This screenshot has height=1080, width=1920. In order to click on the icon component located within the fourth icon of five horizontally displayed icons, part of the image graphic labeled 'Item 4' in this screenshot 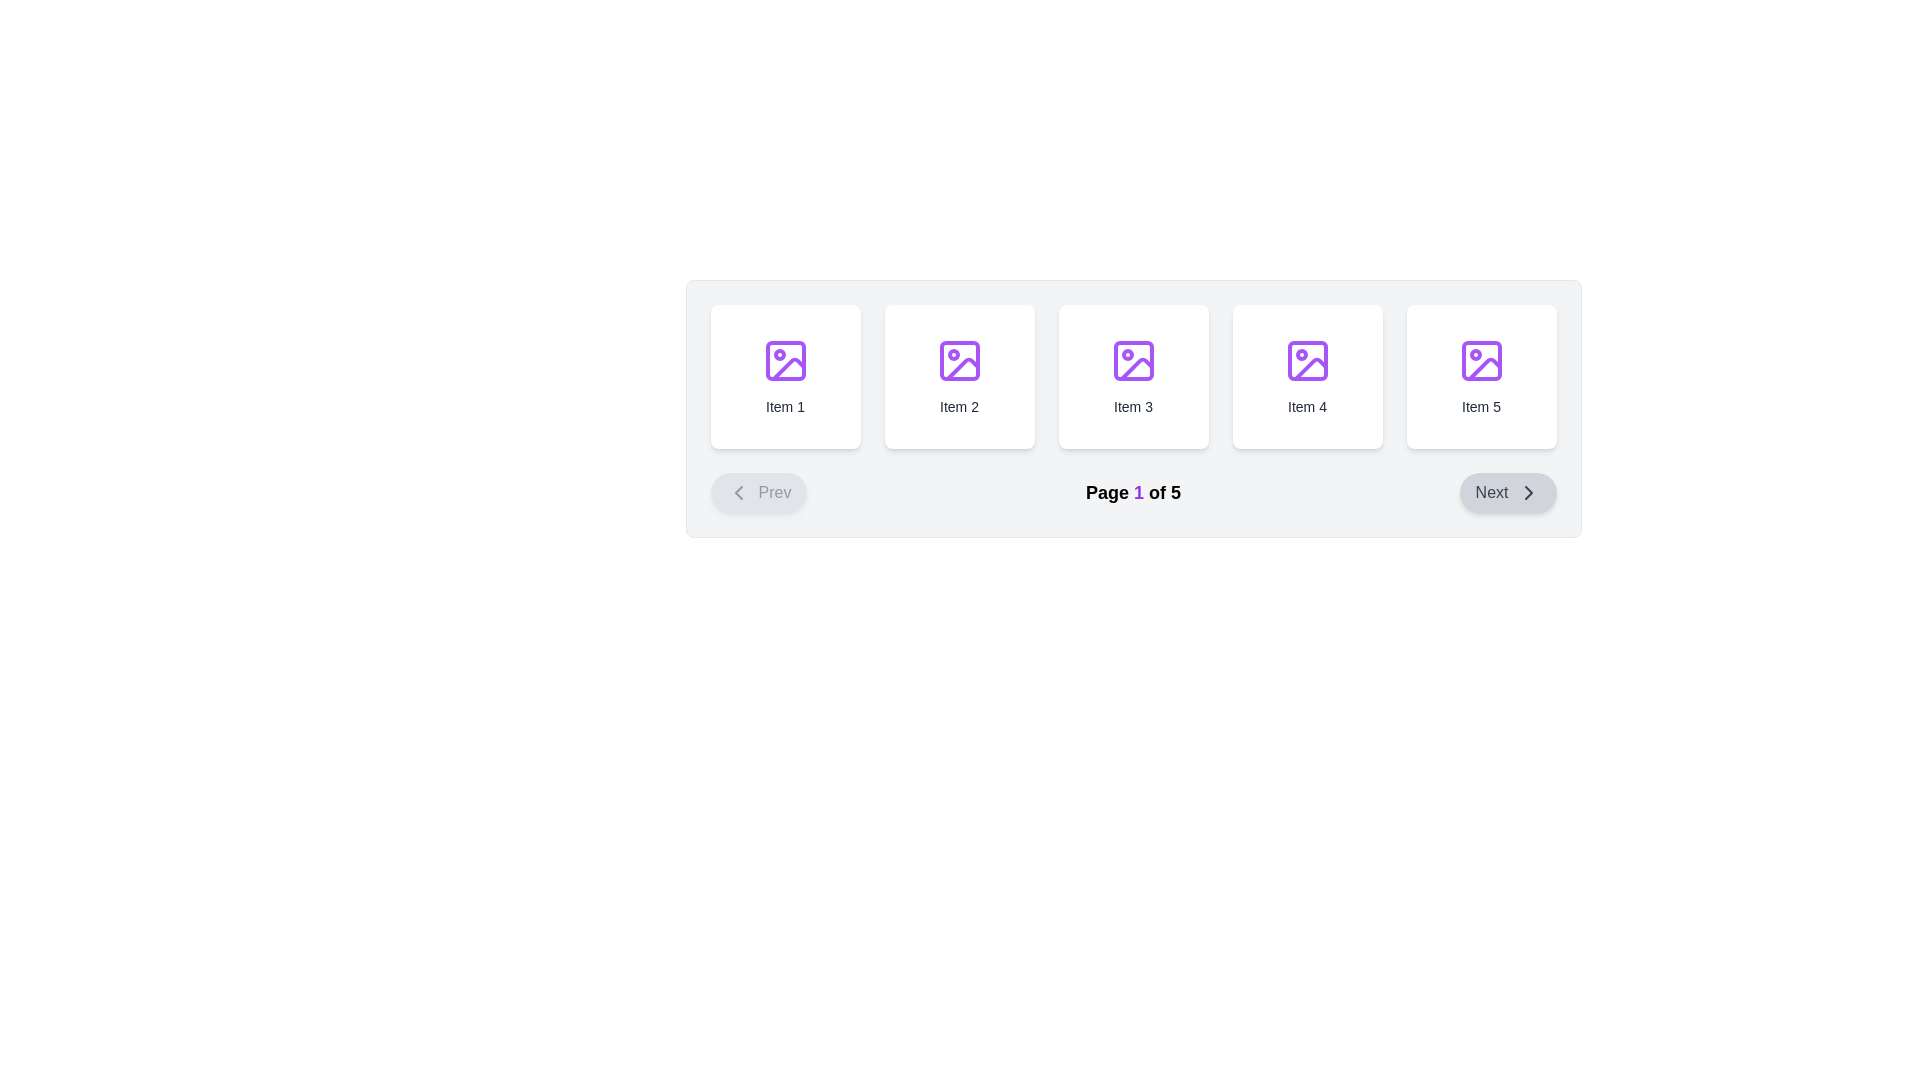, I will do `click(1307, 361)`.